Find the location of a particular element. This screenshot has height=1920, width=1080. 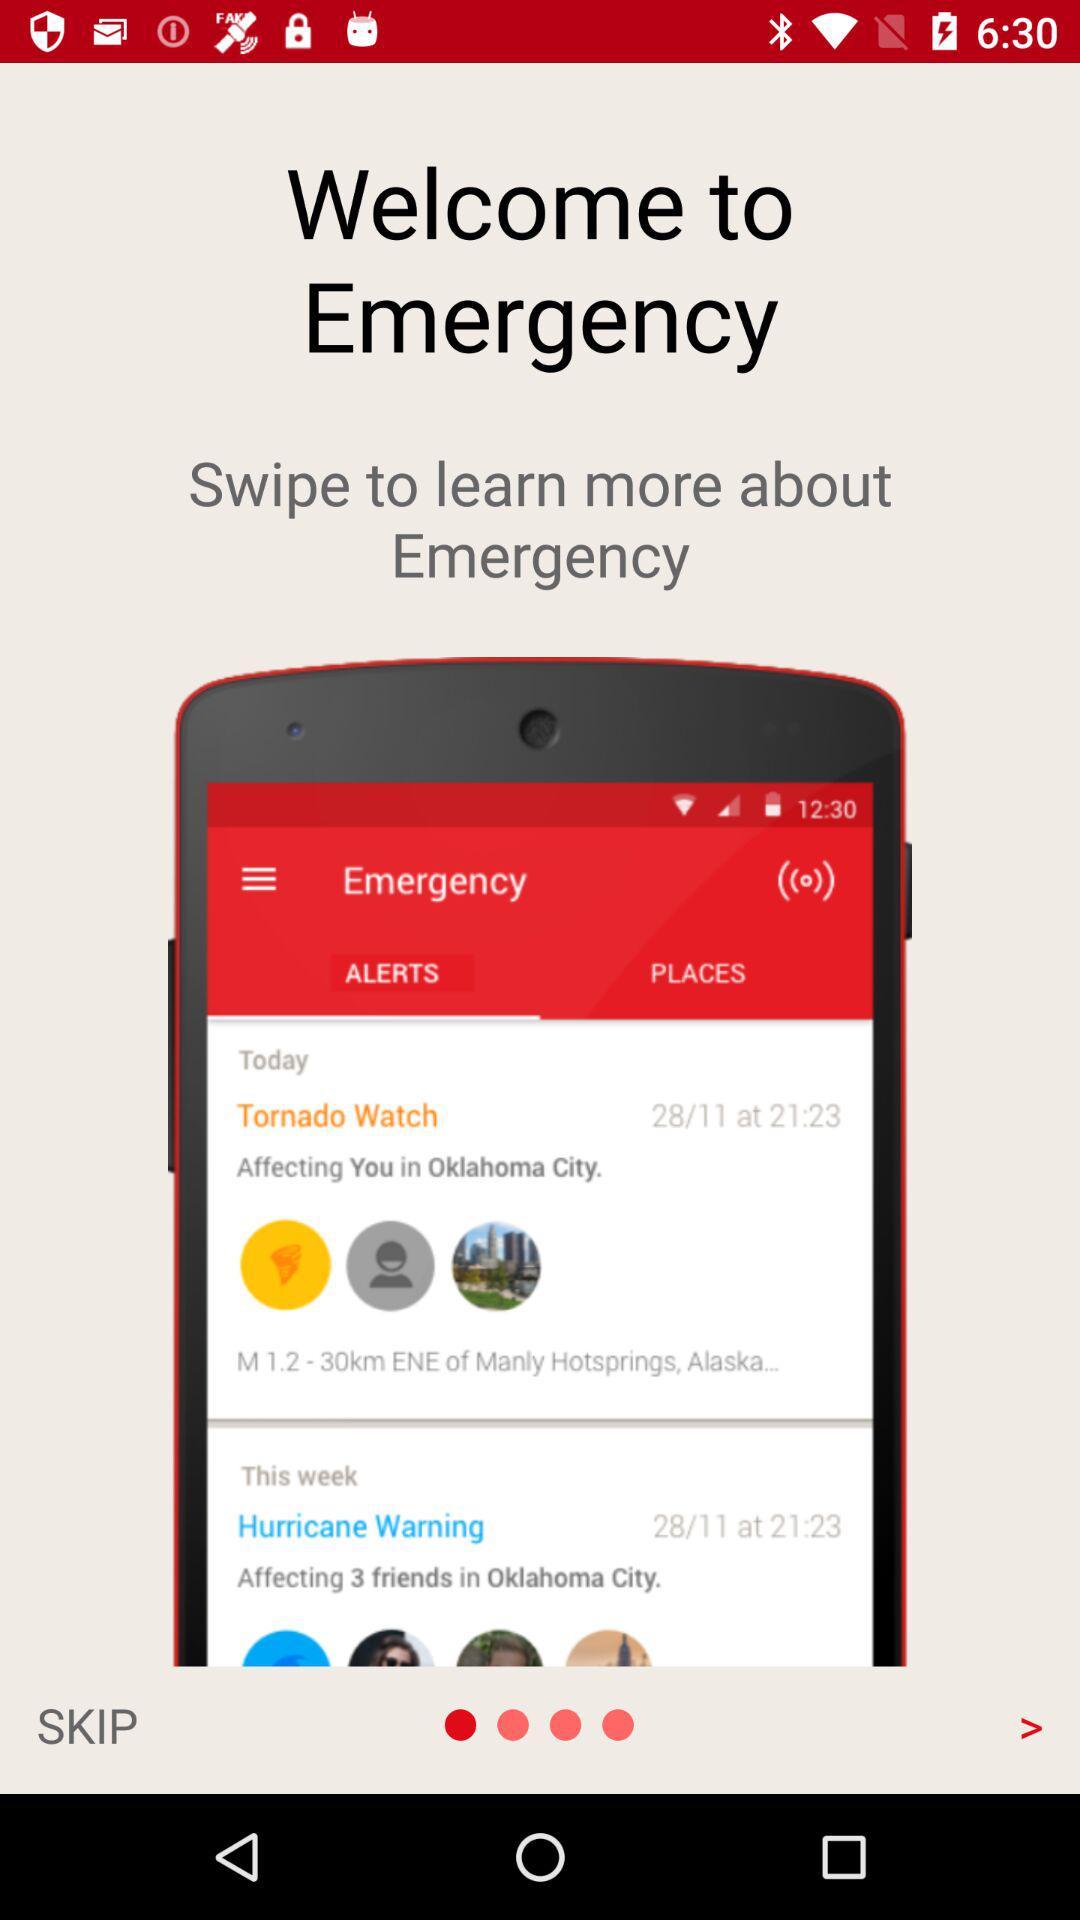

the skip icon is located at coordinates (186, 1723).